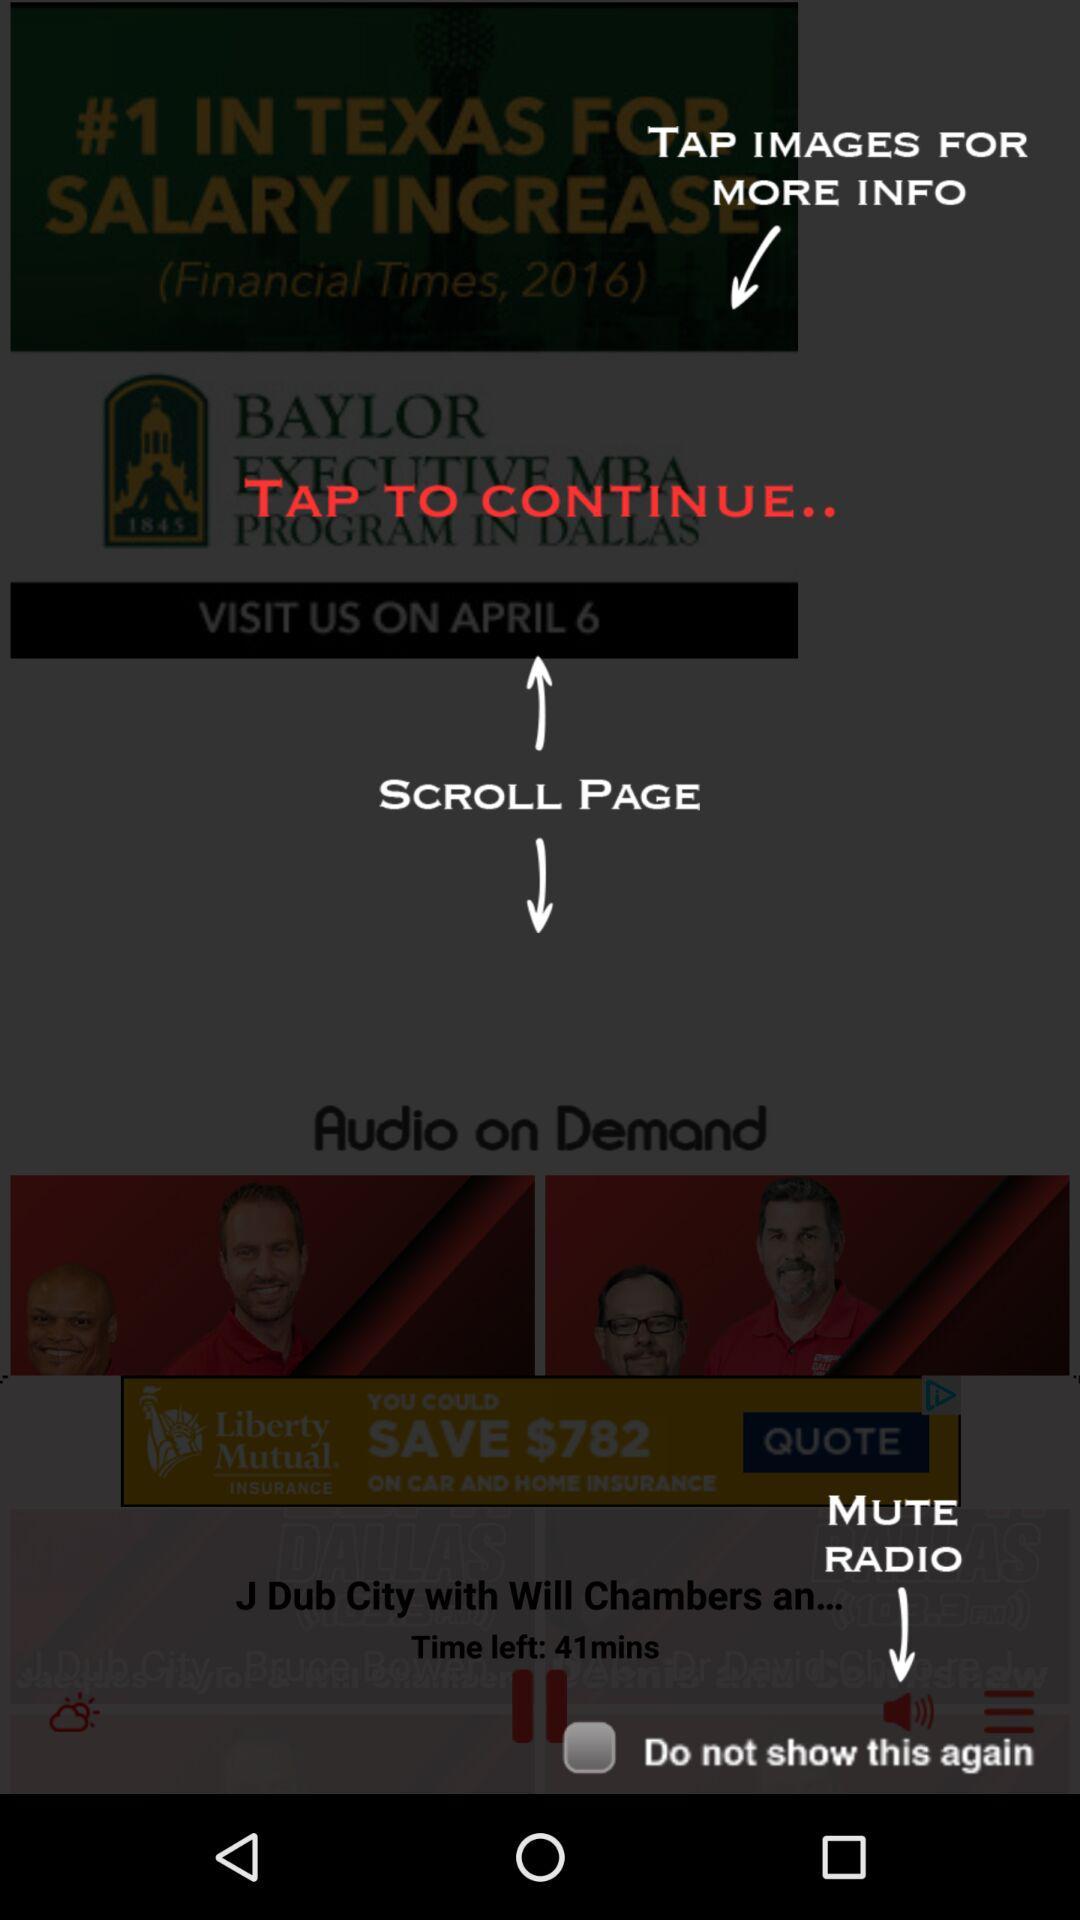 Image resolution: width=1080 pixels, height=1920 pixels. What do you see at coordinates (892, 1588) in the screenshot?
I see `the text mute radio` at bounding box center [892, 1588].